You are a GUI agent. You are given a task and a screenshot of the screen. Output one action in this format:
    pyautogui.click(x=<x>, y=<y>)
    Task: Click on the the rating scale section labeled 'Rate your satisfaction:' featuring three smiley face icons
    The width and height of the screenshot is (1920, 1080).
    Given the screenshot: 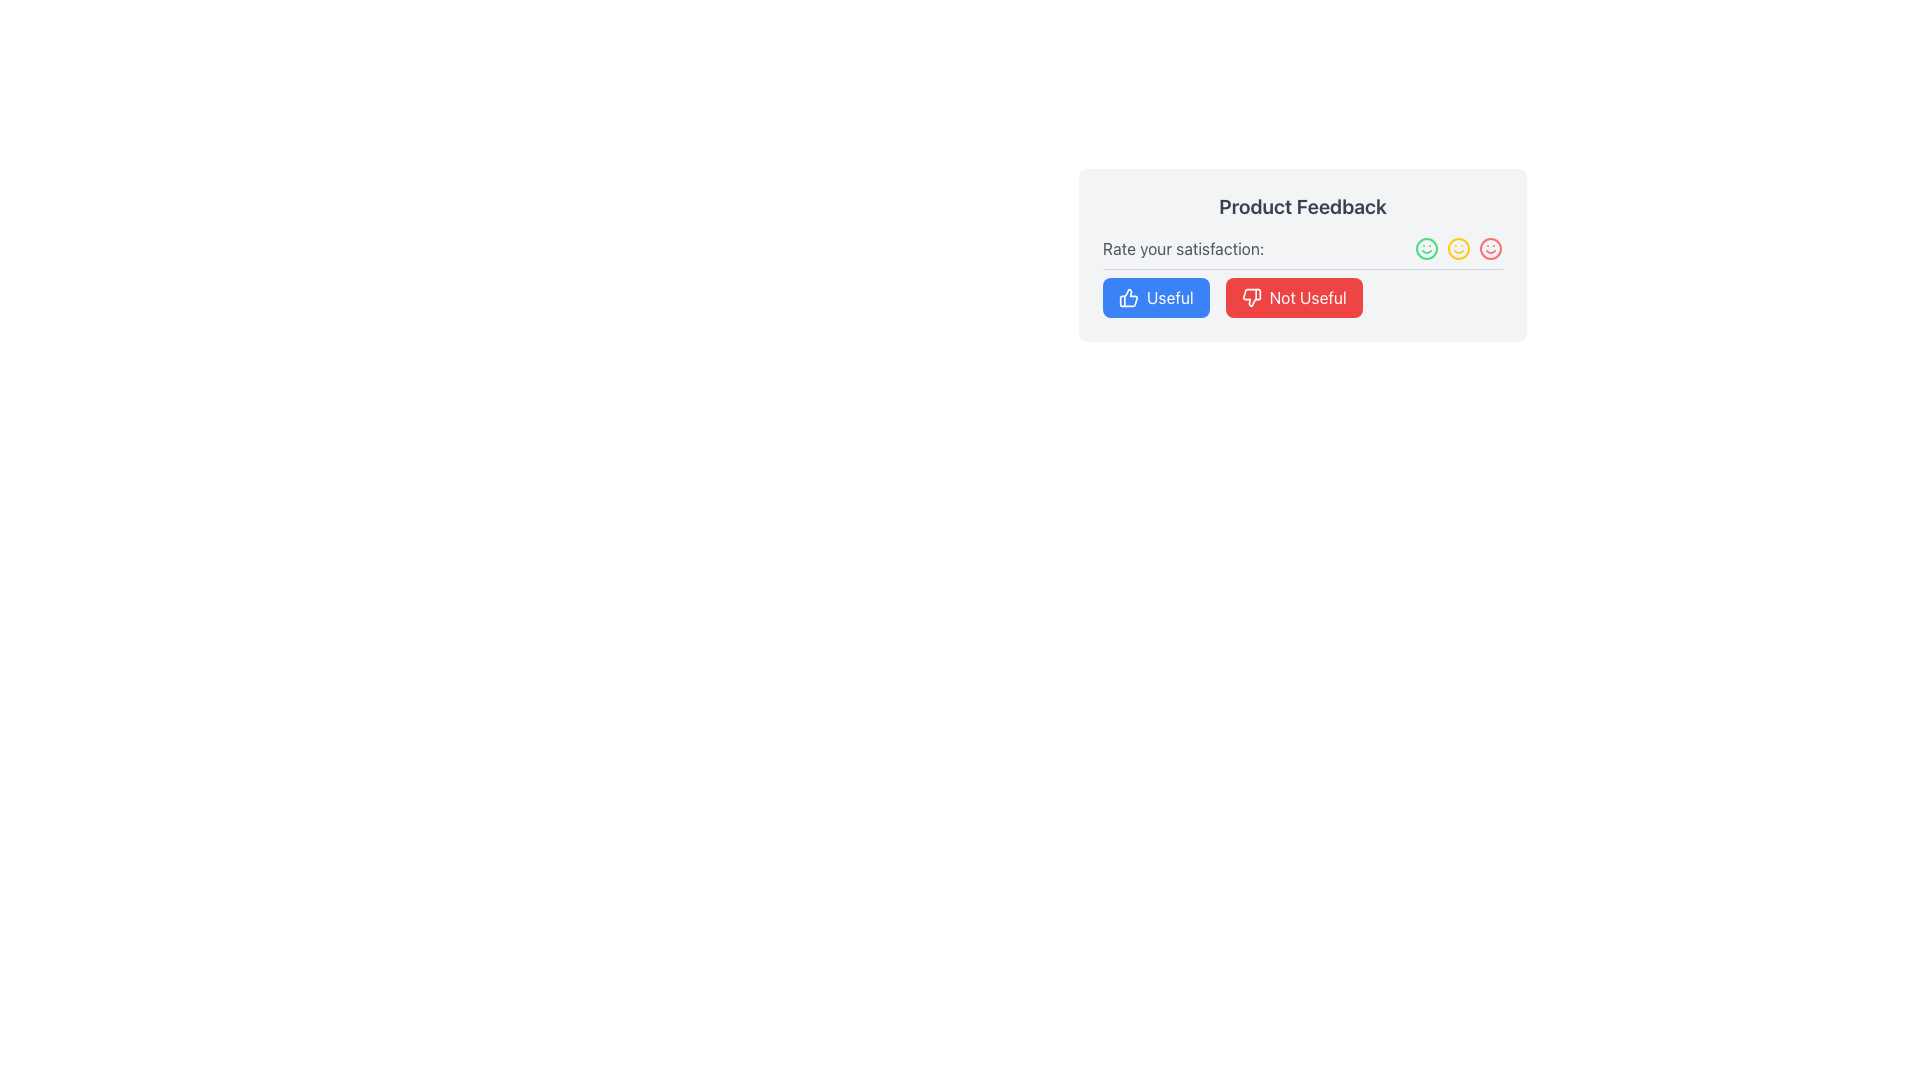 What is the action you would take?
    pyautogui.click(x=1302, y=248)
    